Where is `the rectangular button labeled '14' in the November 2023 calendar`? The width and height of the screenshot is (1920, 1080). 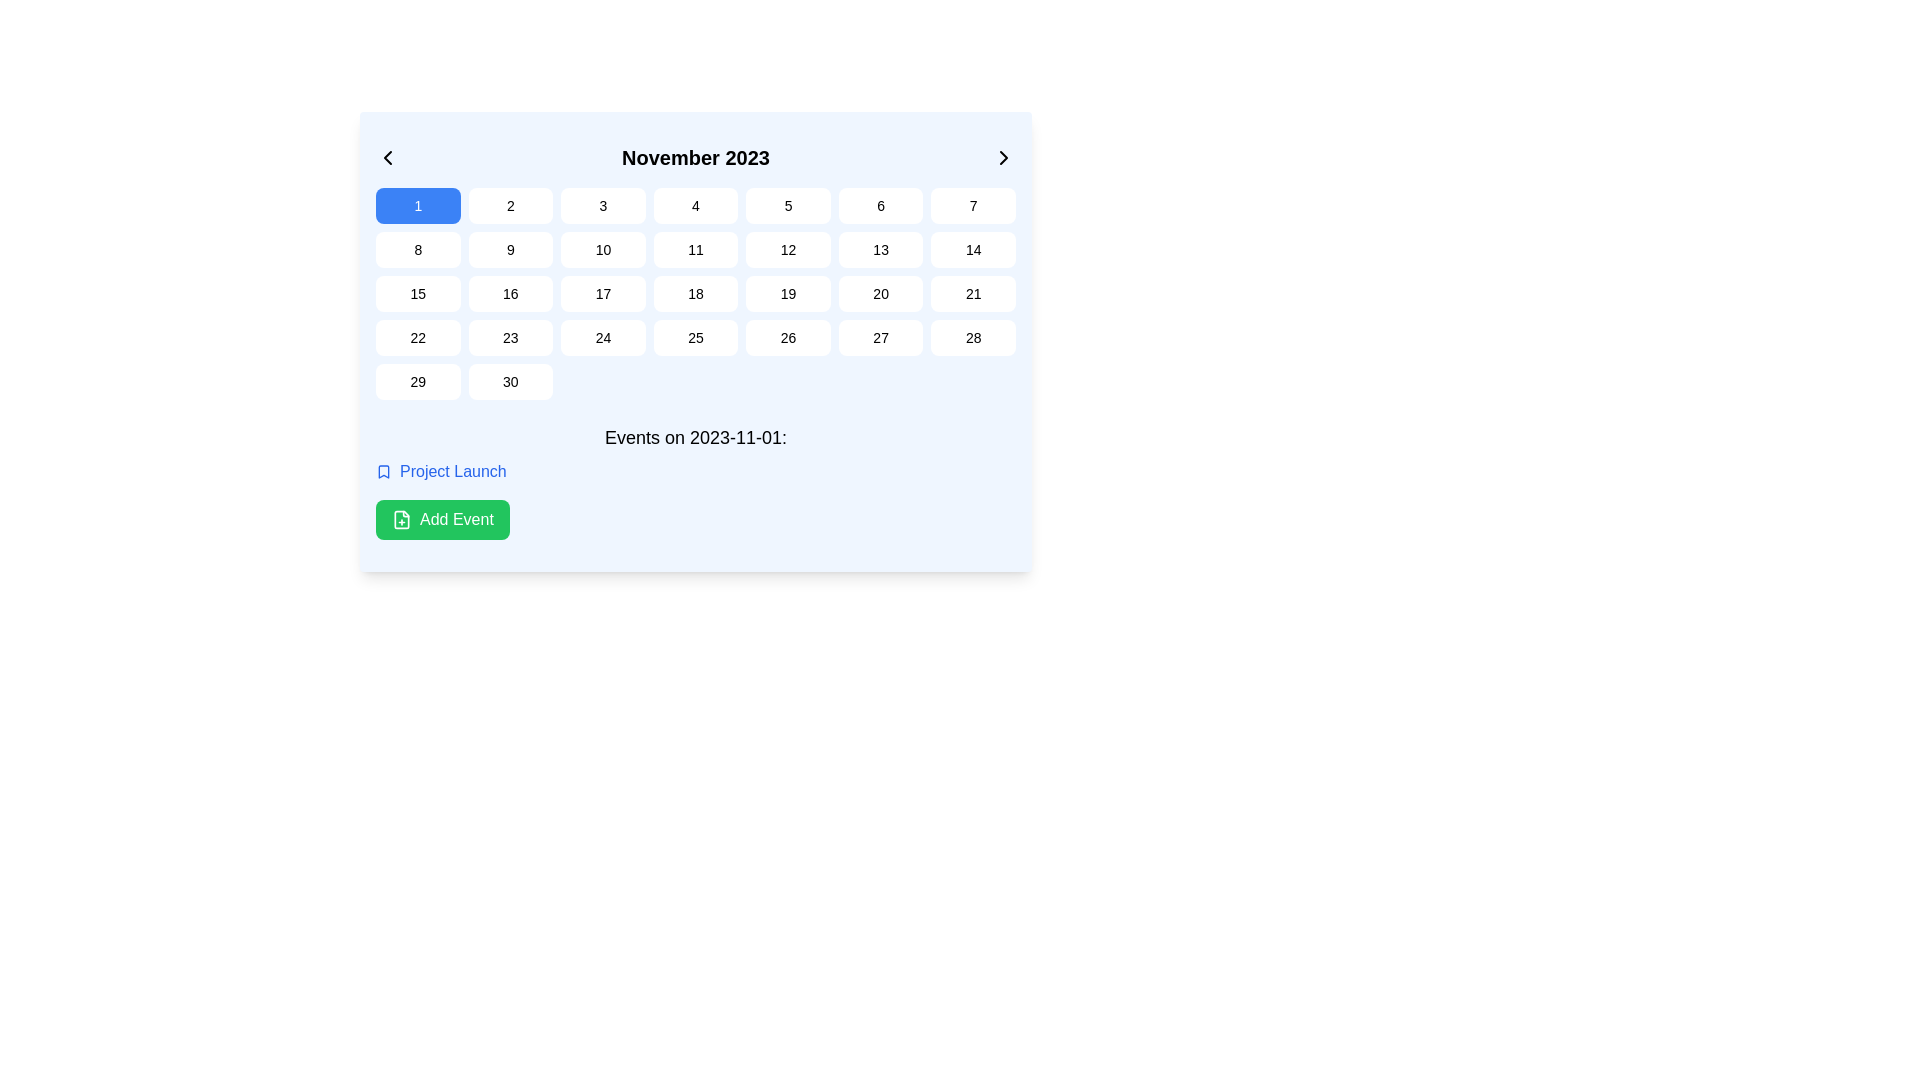 the rectangular button labeled '14' in the November 2023 calendar is located at coordinates (973, 249).